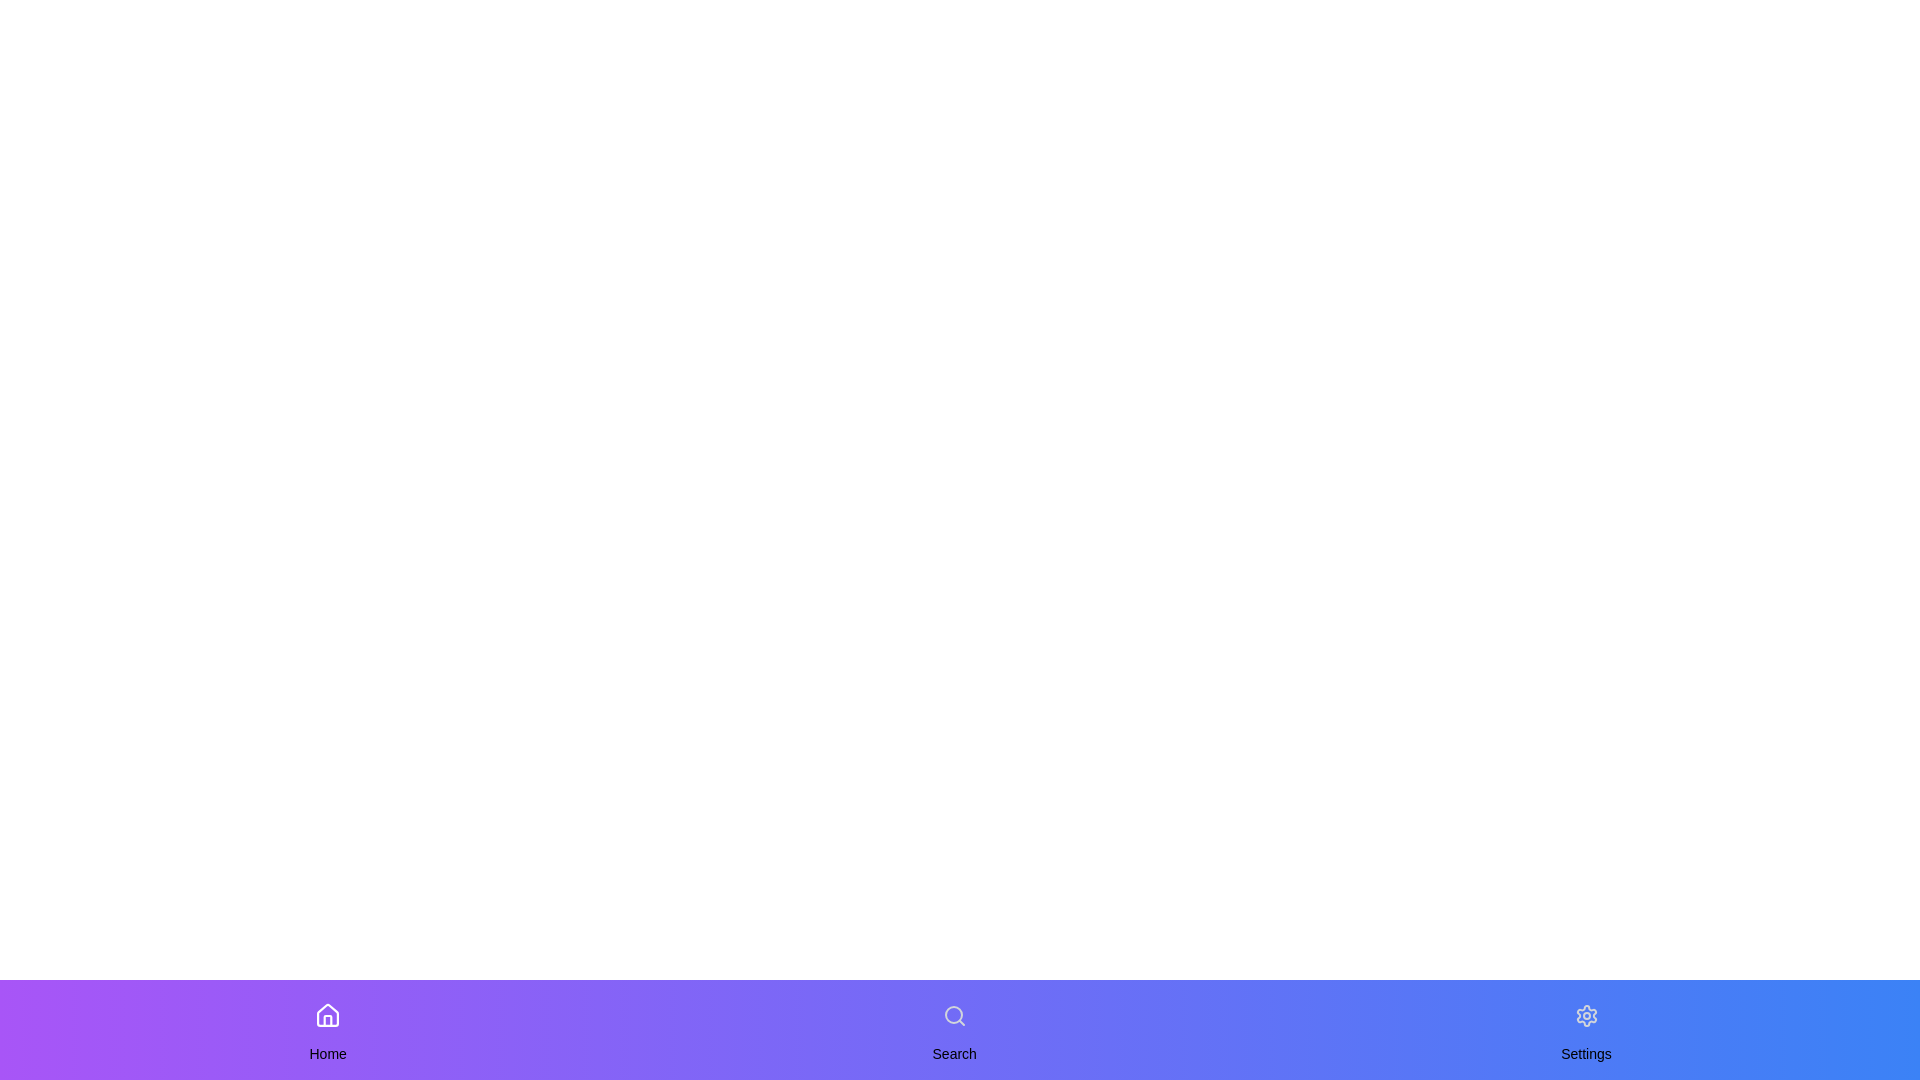 This screenshot has height=1080, width=1920. I want to click on the navigation item Settings to observe its visual effect, so click(1584, 1015).